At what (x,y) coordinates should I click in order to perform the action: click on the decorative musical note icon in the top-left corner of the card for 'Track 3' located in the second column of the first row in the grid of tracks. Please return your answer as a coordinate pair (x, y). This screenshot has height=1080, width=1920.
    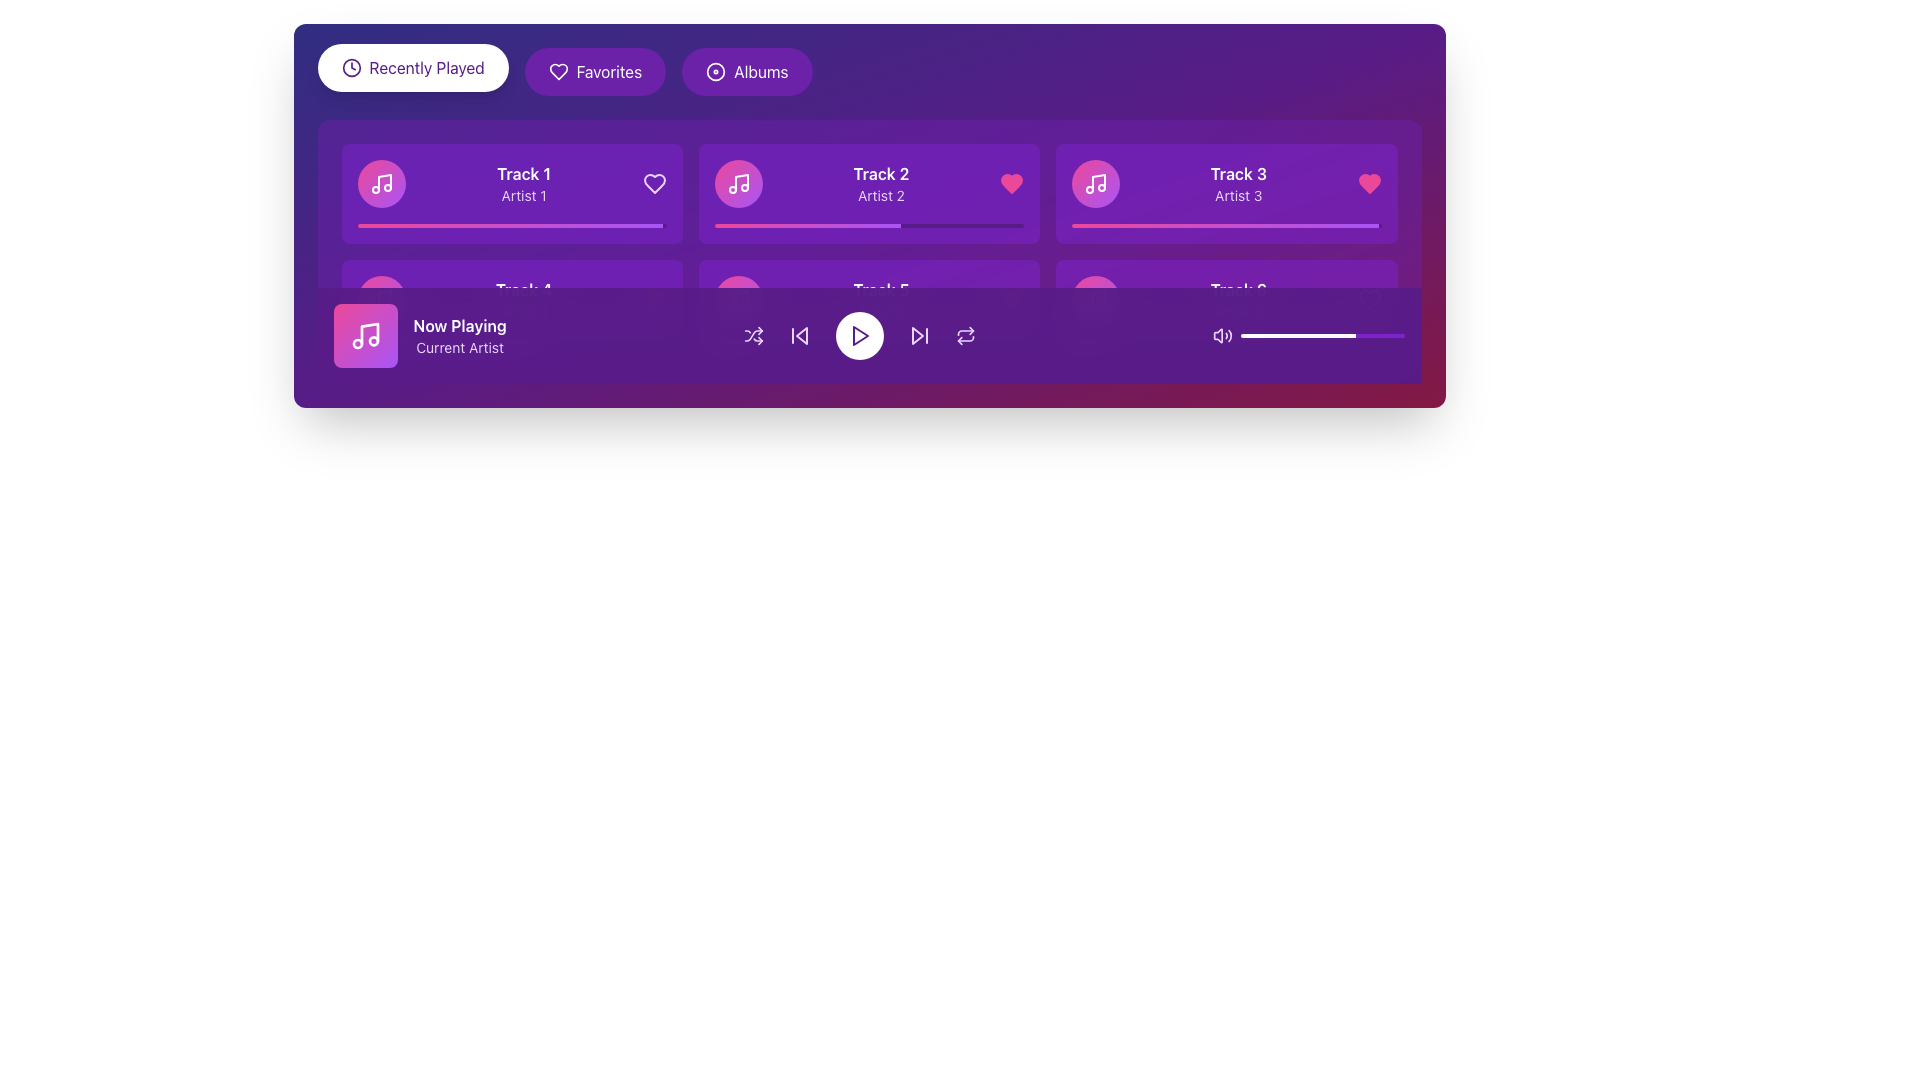
    Looking at the image, I should click on (1098, 182).